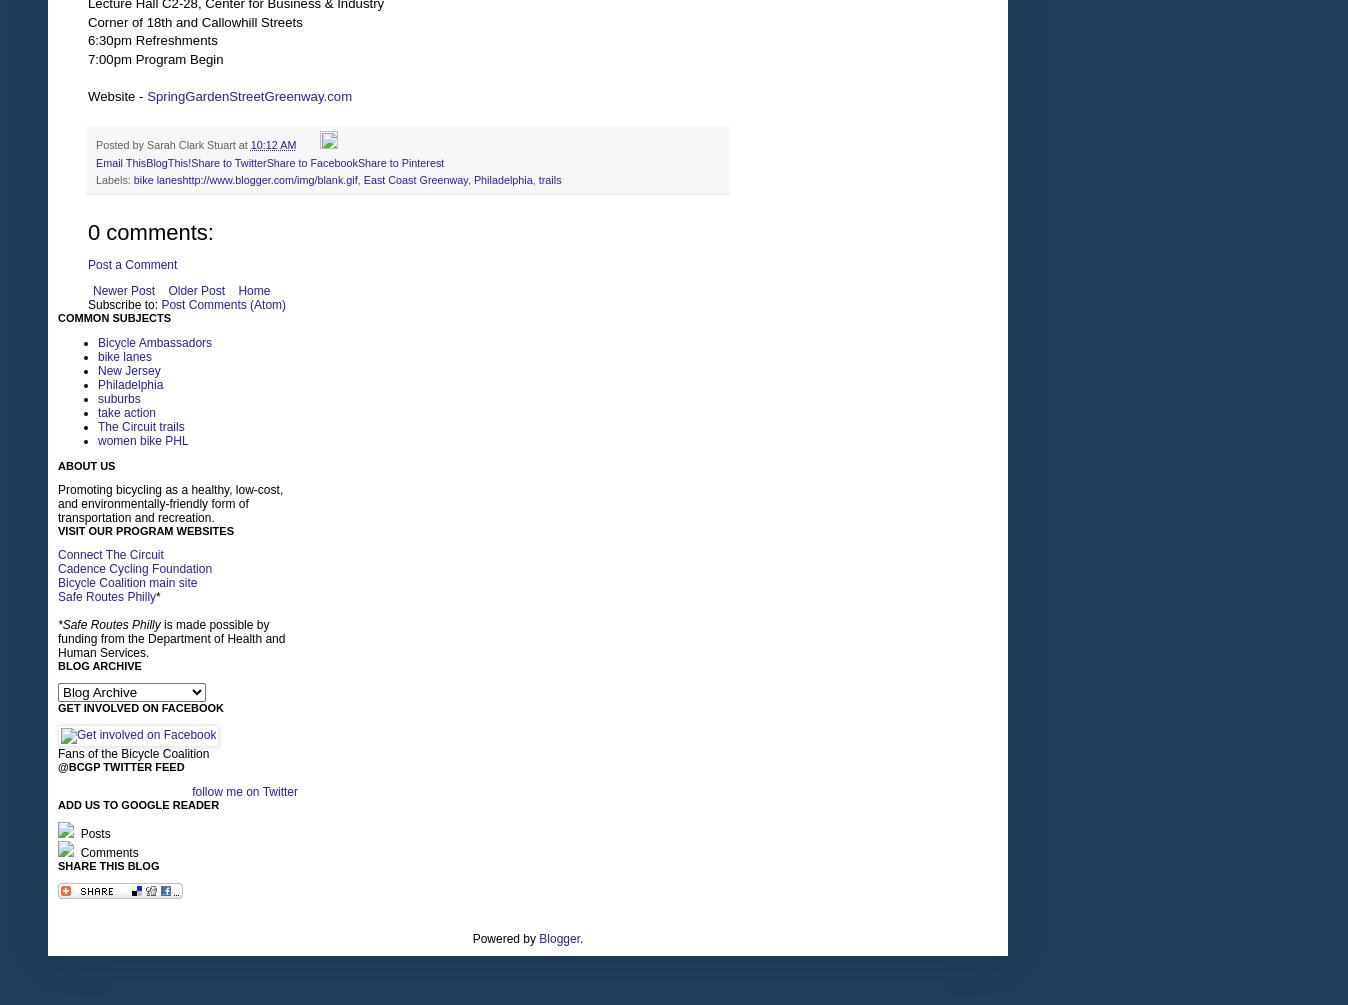 Image resolution: width=1348 pixels, height=1005 pixels. What do you see at coordinates (151, 40) in the screenshot?
I see `'6:30pm Refreshments'` at bounding box center [151, 40].